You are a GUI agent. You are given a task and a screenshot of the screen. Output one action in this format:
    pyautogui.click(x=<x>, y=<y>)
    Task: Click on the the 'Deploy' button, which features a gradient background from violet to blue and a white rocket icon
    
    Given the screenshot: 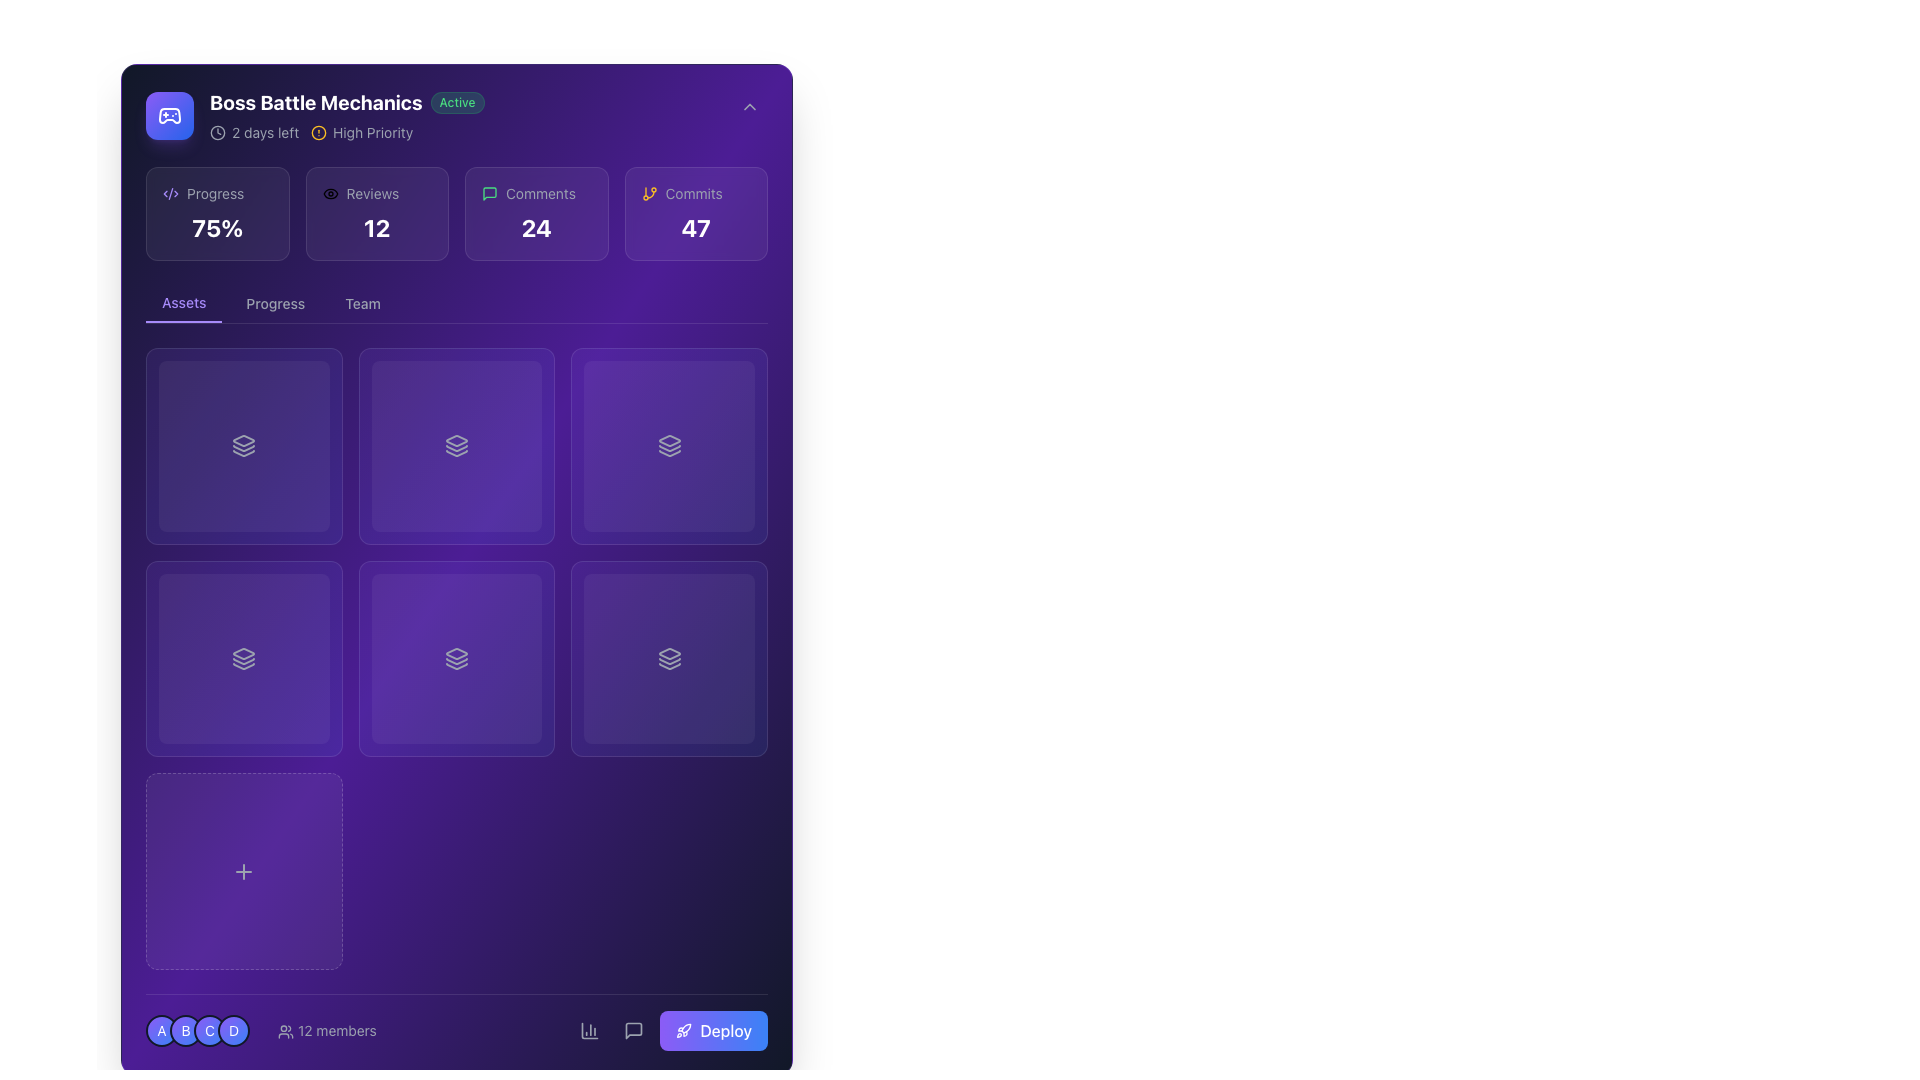 What is the action you would take?
    pyautogui.click(x=670, y=1030)
    